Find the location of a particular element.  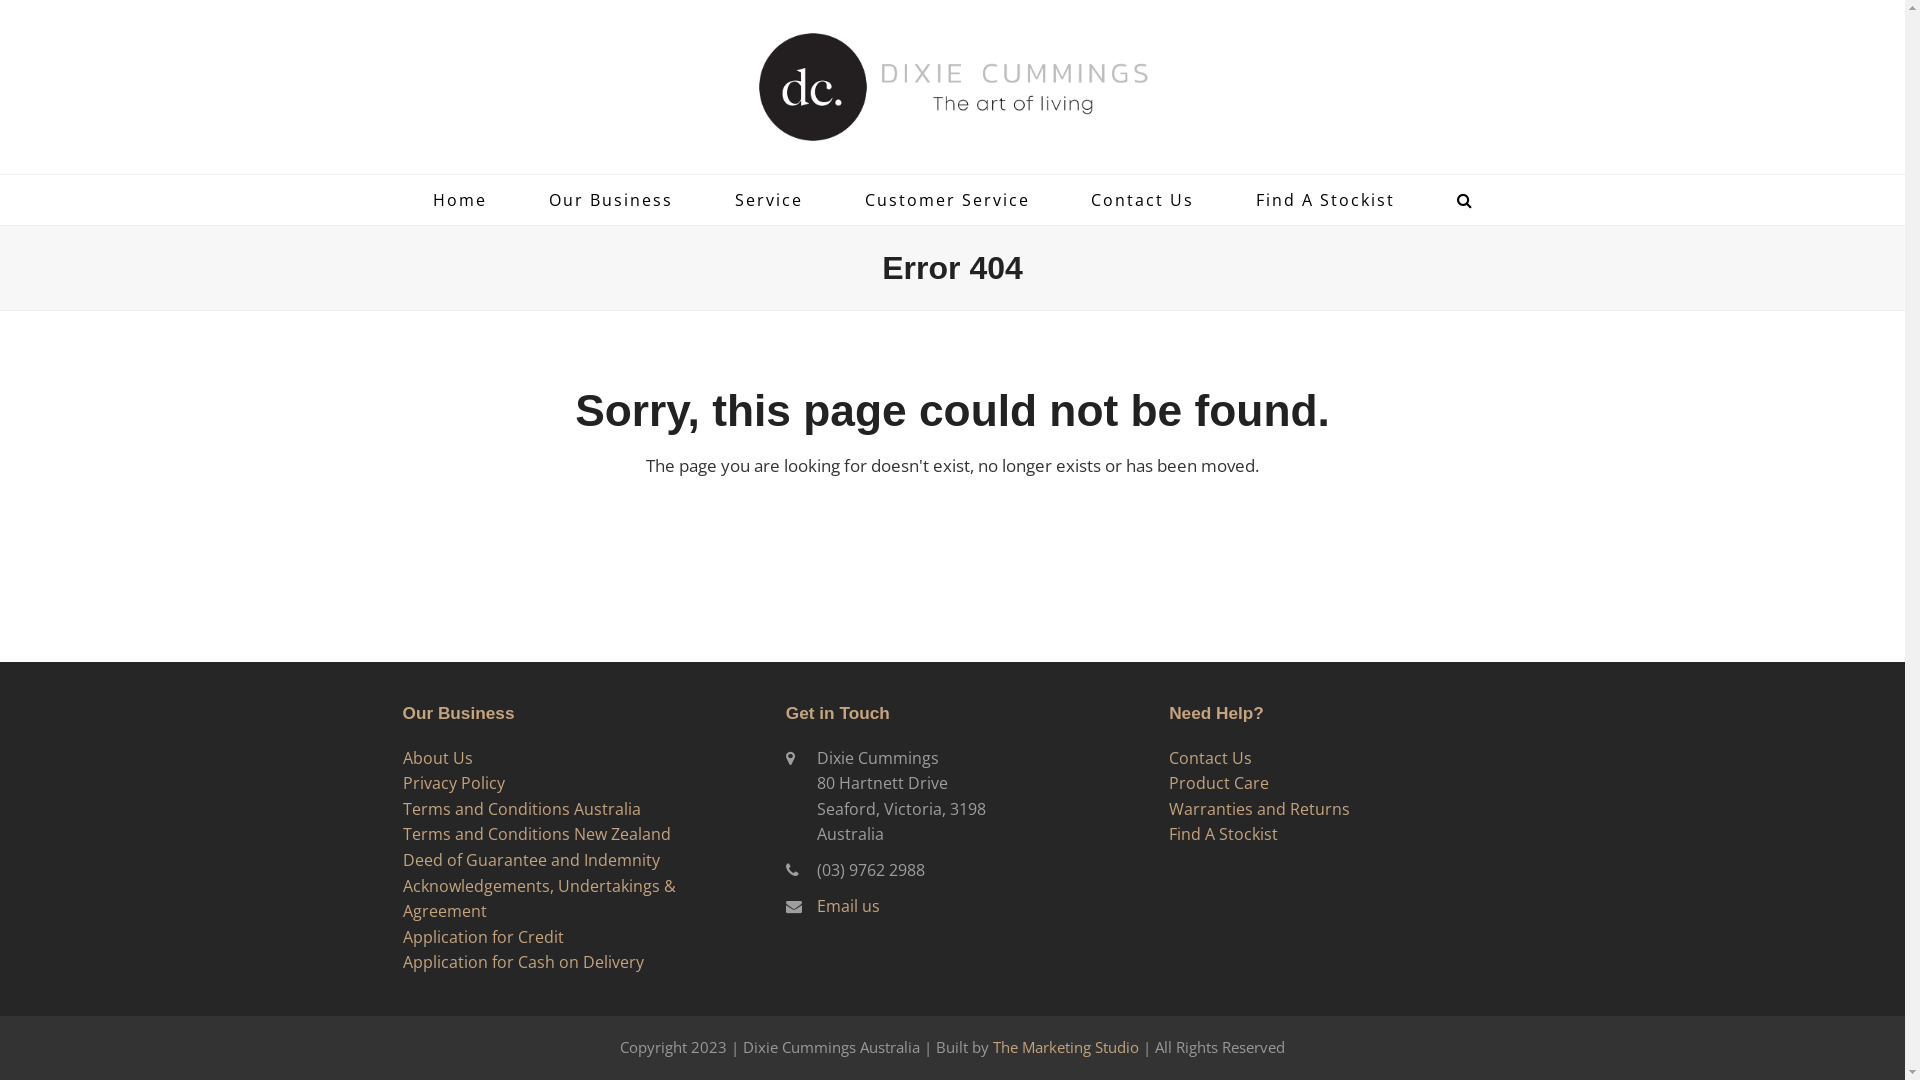

'Home' is located at coordinates (459, 200).